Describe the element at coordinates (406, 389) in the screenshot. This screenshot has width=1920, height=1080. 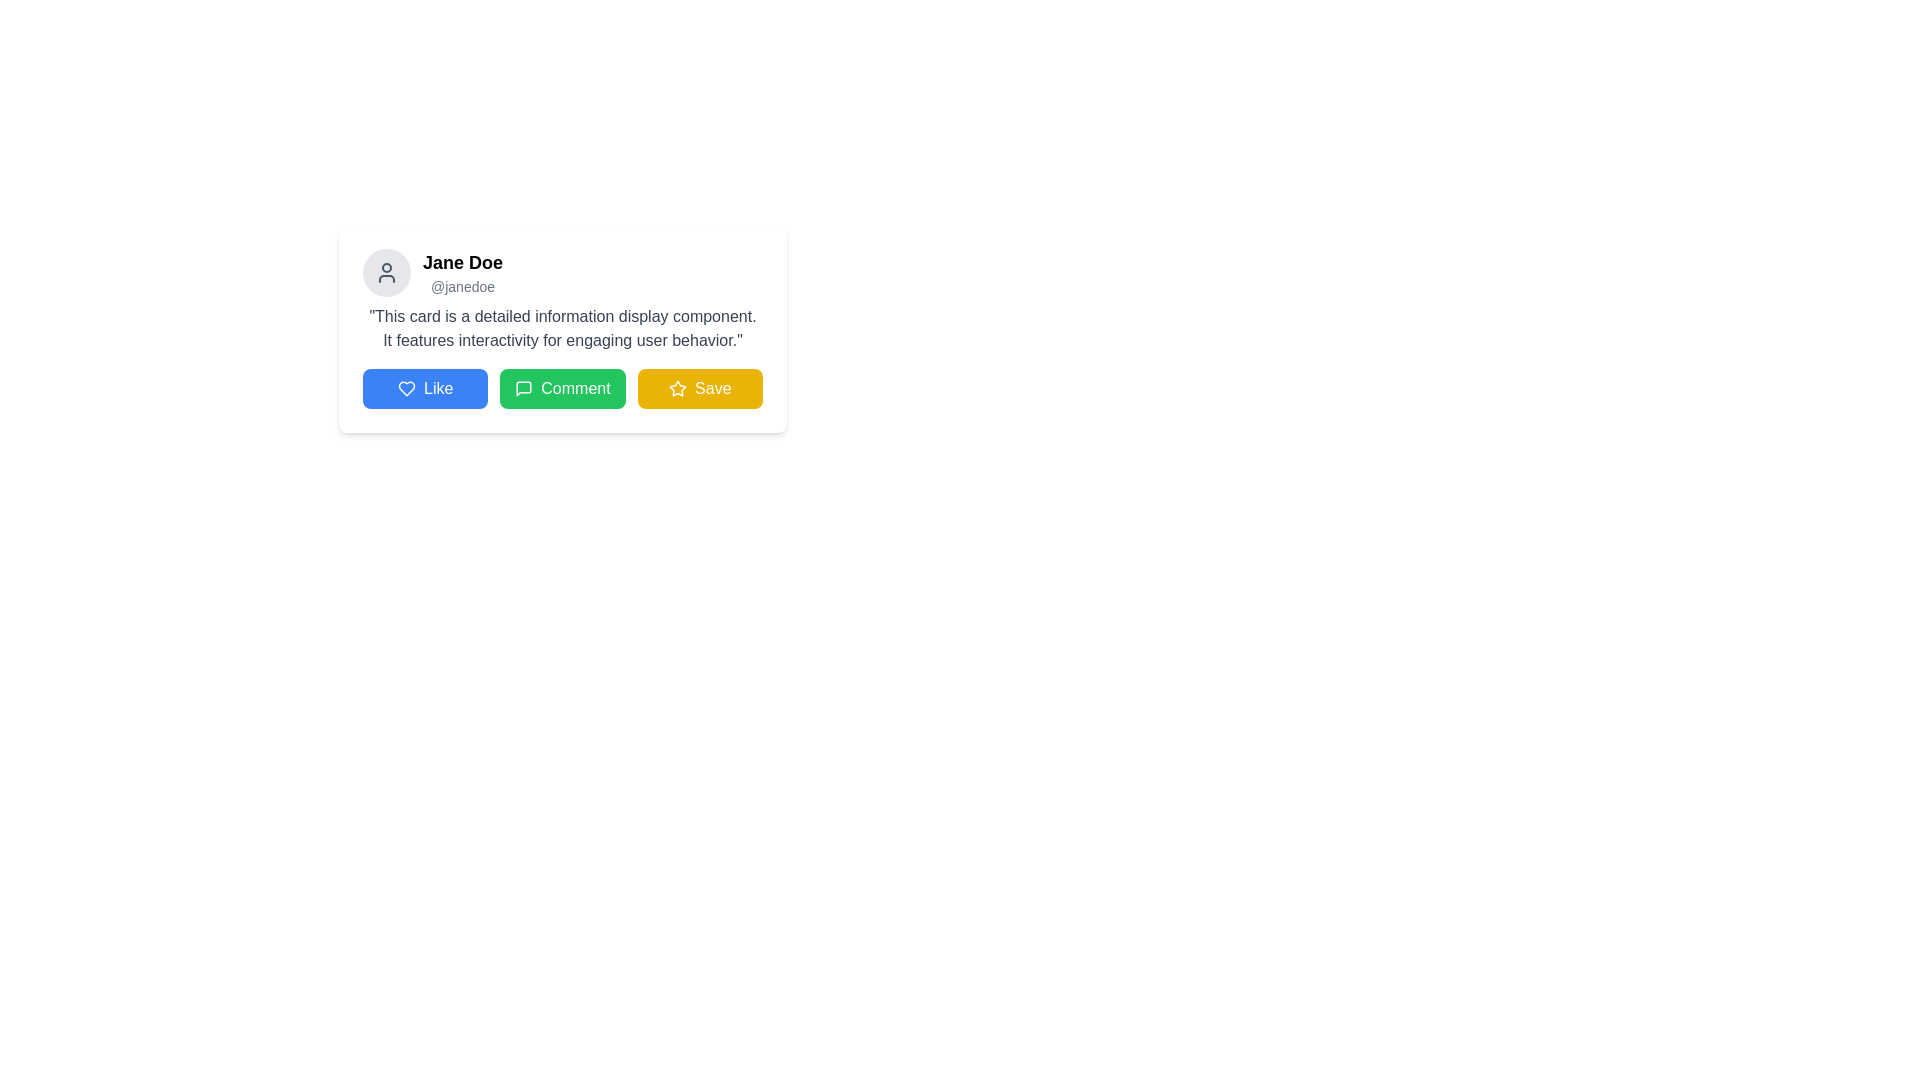
I see `the heart icon on the blue 'Like' button located at the bottom of the card component to express approval or positive feedback` at that location.